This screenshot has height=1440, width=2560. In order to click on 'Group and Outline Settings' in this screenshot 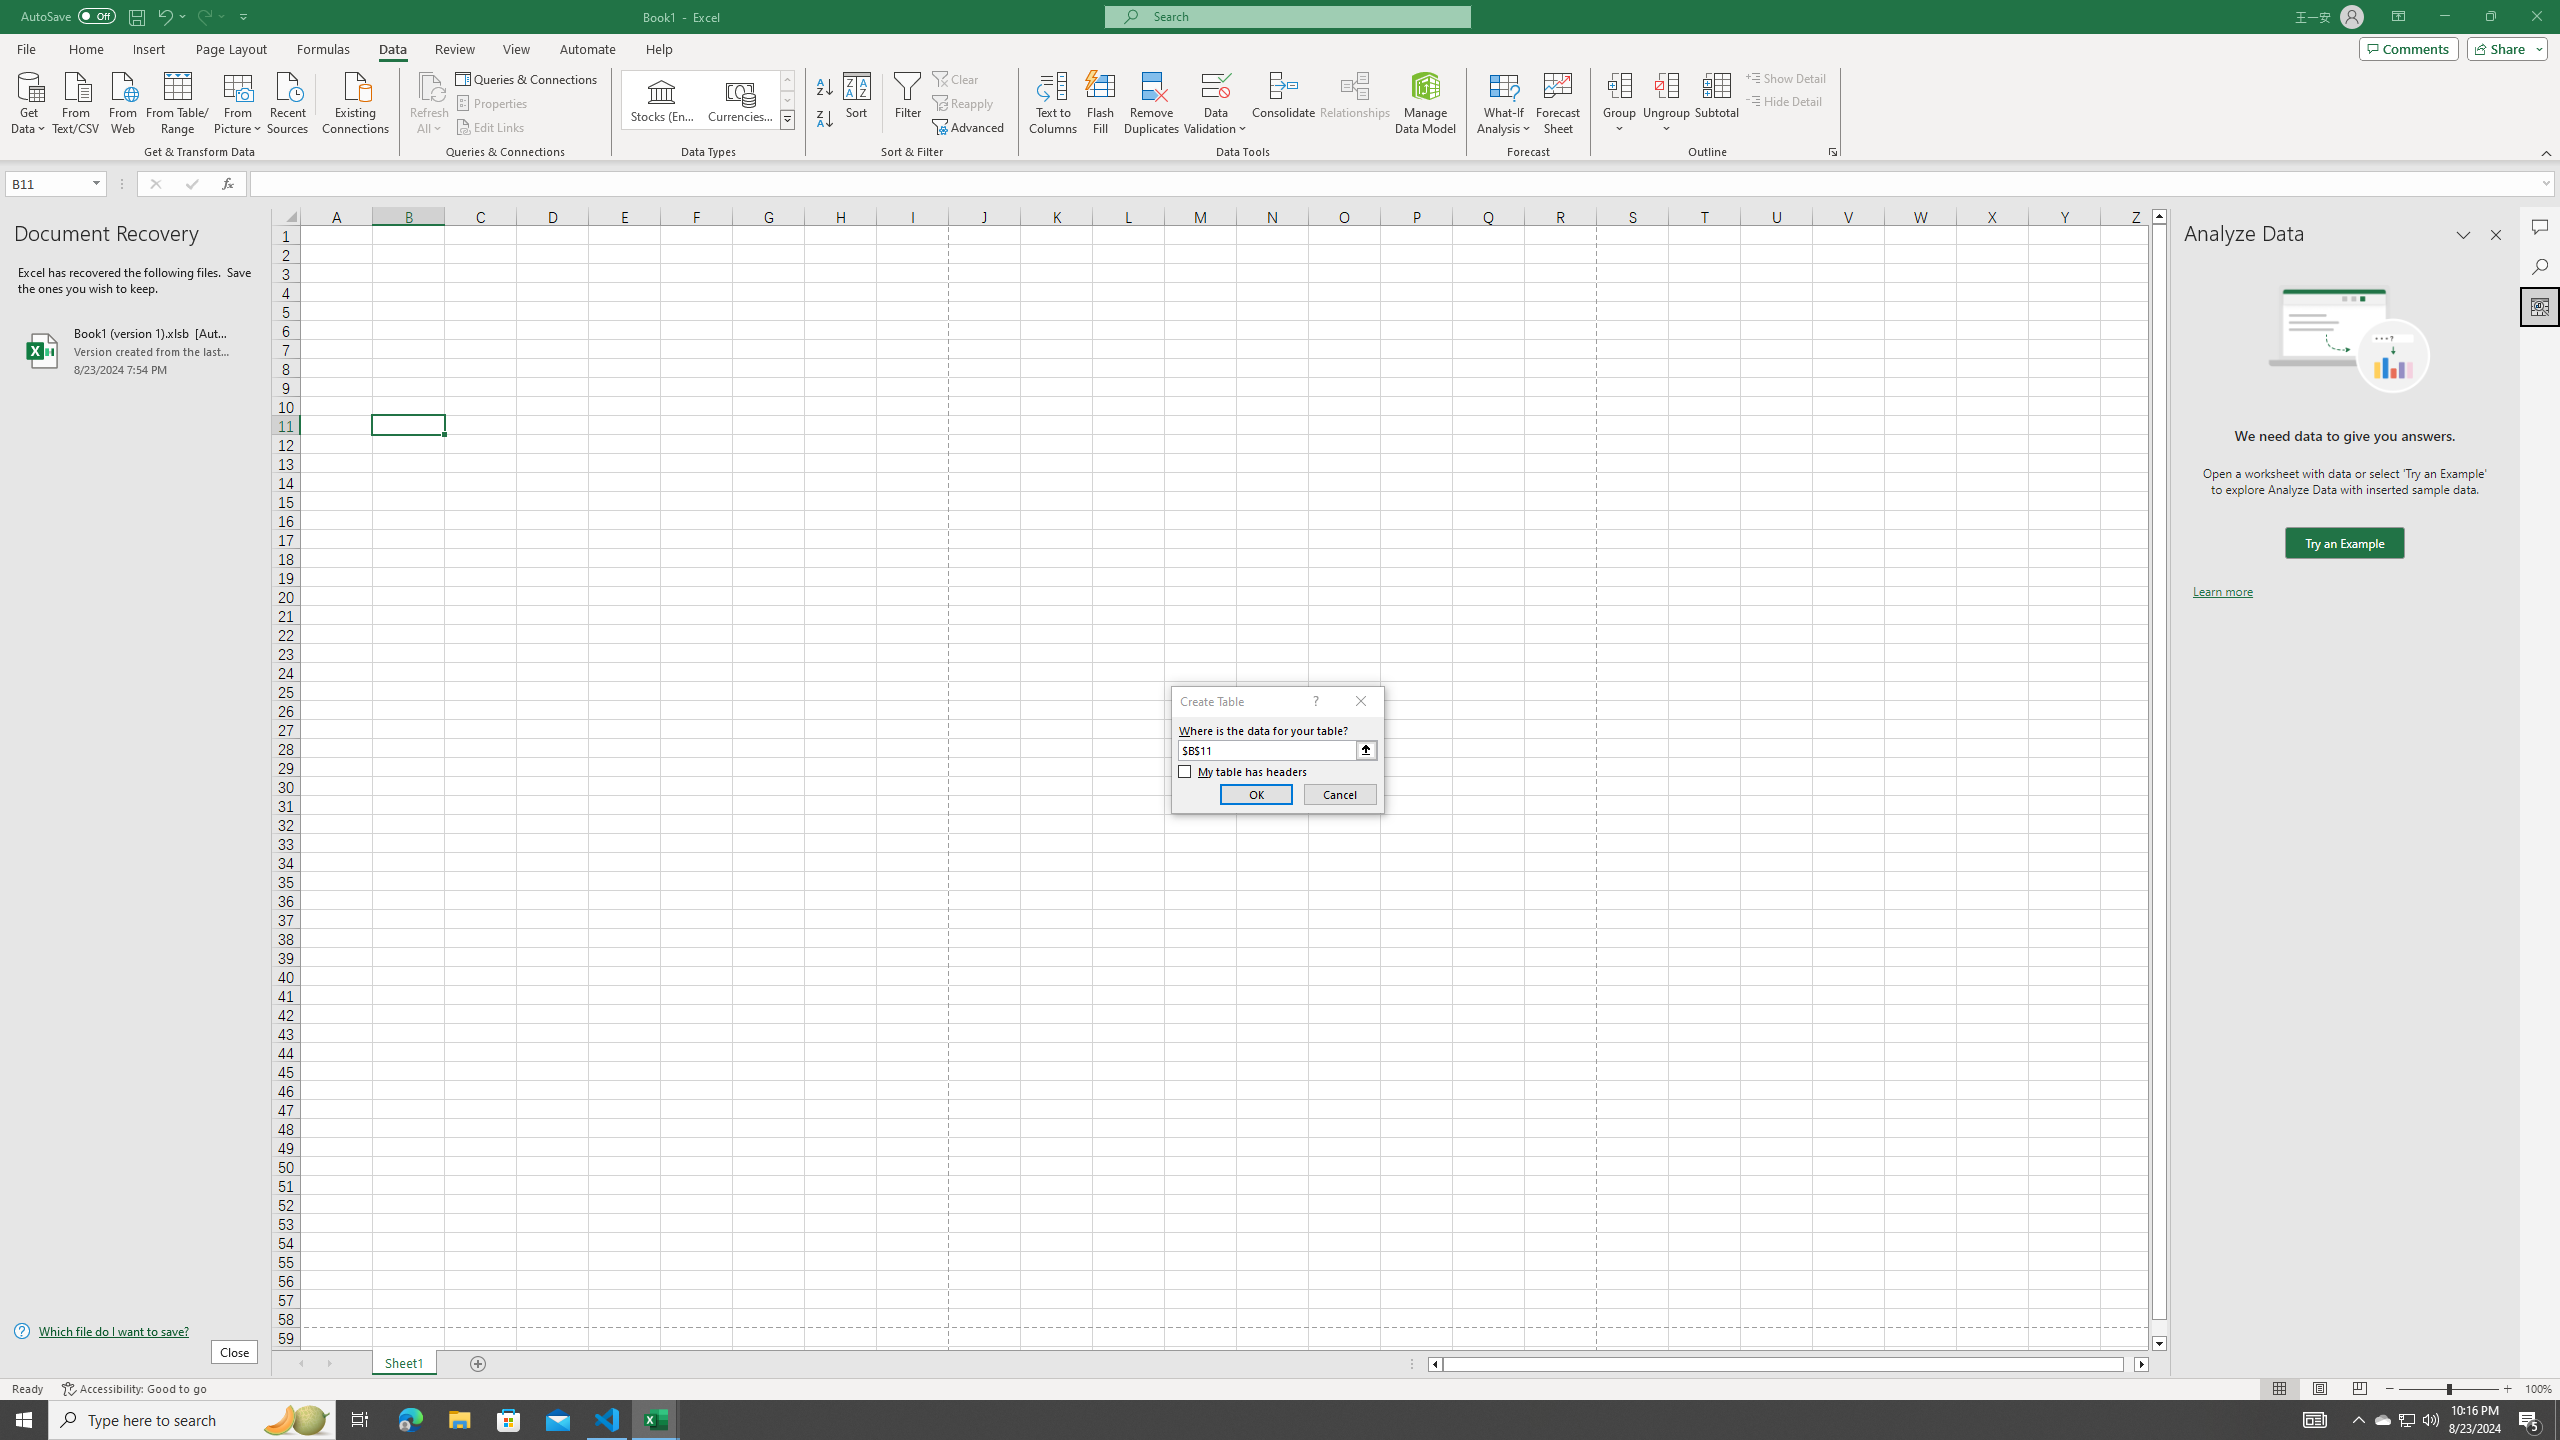, I will do `click(1831, 150)`.